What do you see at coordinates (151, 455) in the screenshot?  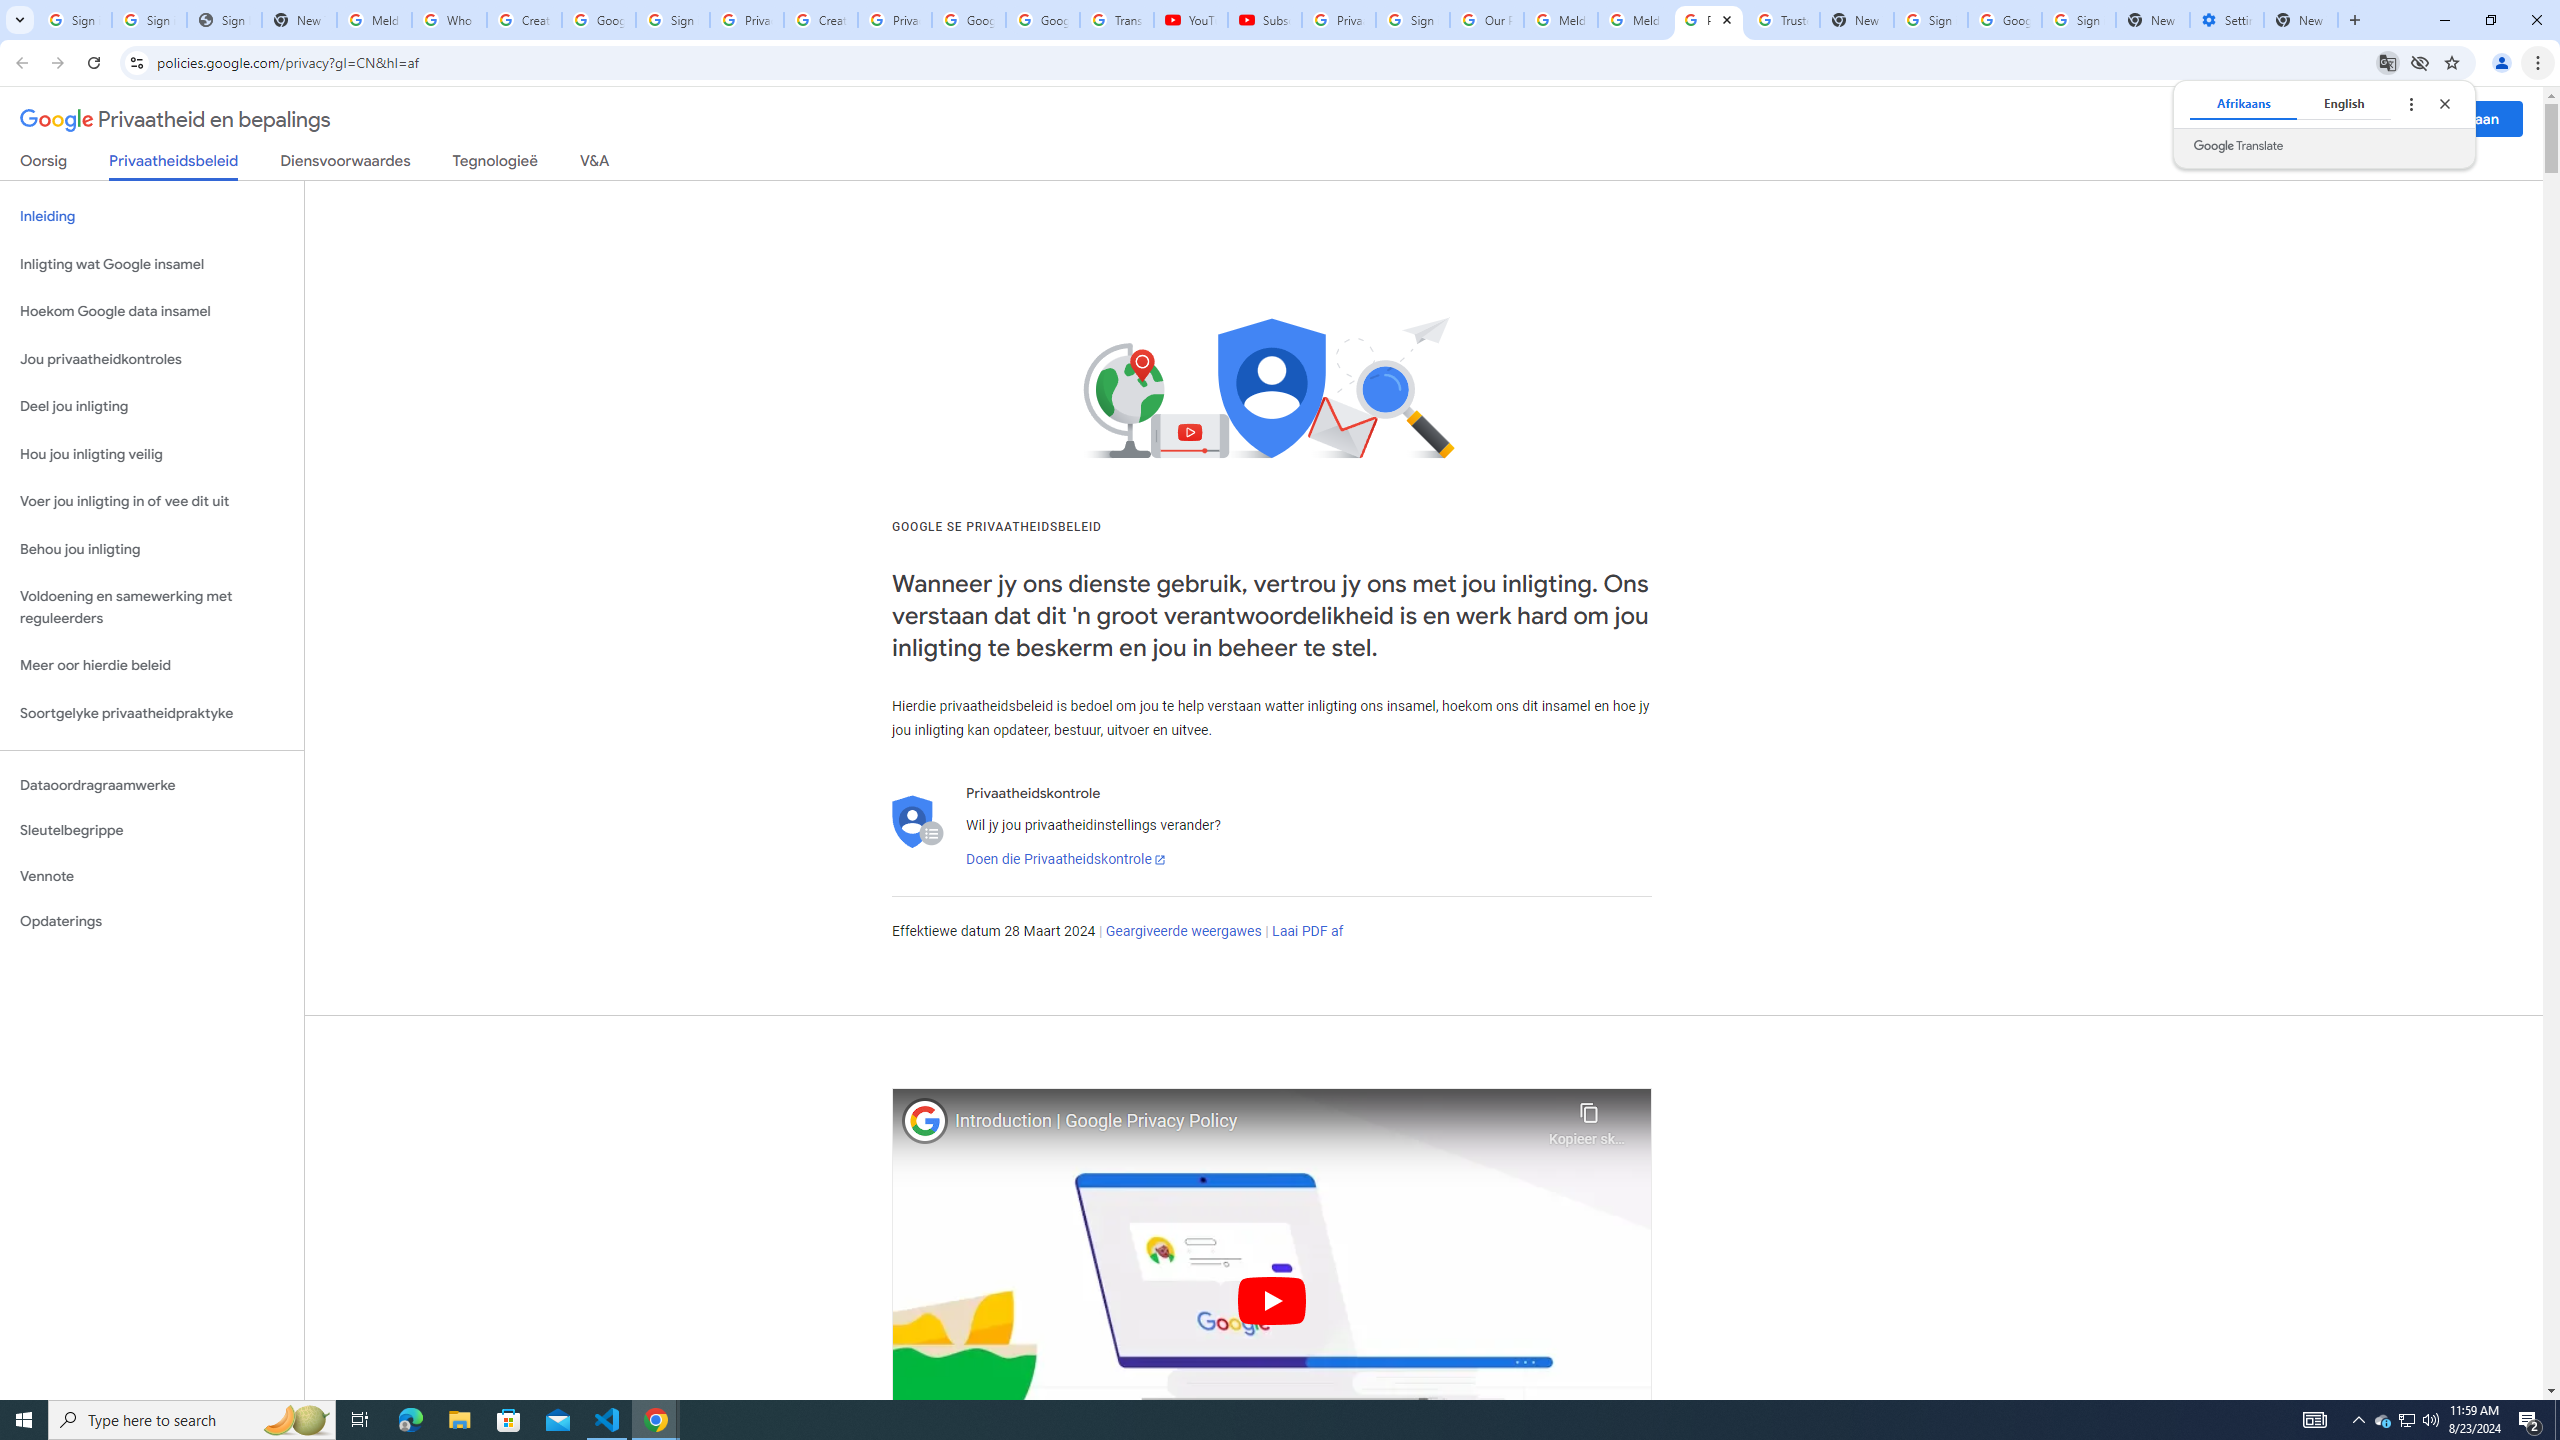 I see `'Hou jou inligting veilig'` at bounding box center [151, 455].